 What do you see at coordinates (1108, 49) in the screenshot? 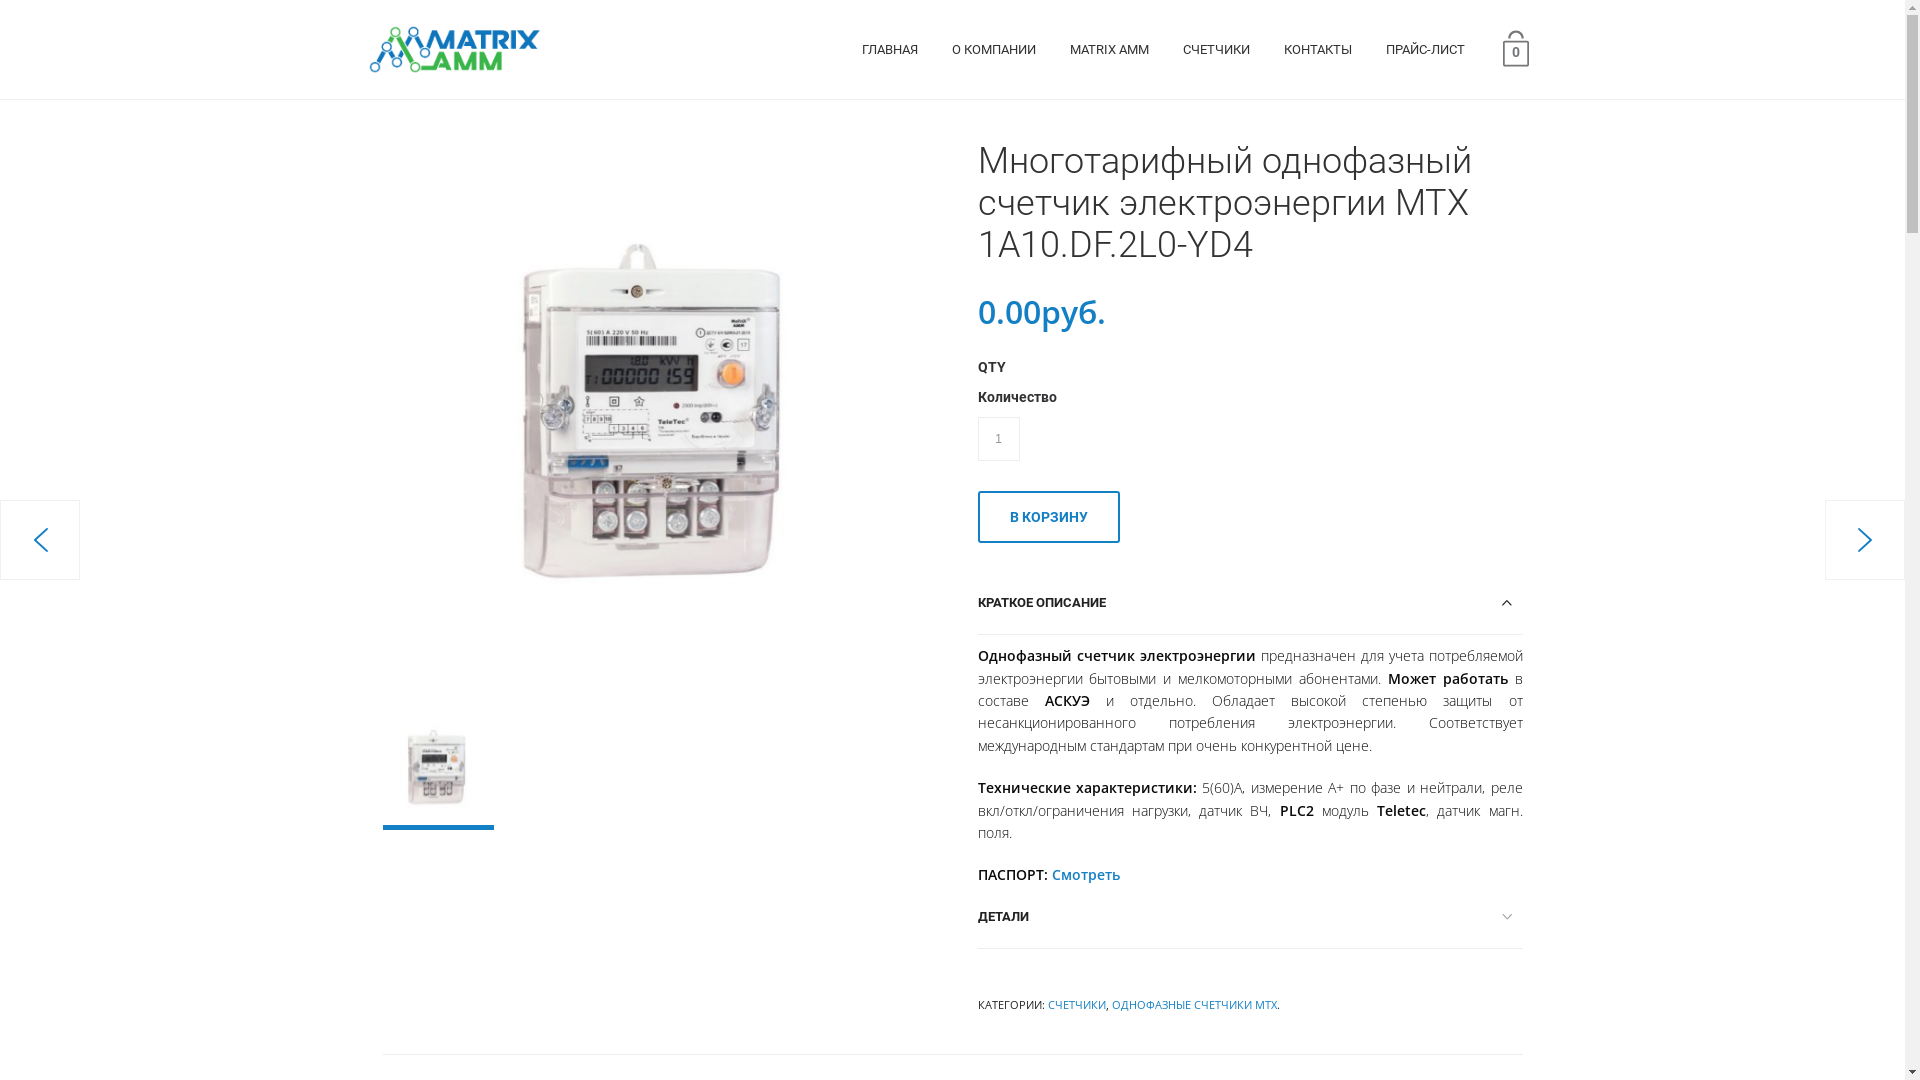
I see `'MATRIX AMM'` at bounding box center [1108, 49].